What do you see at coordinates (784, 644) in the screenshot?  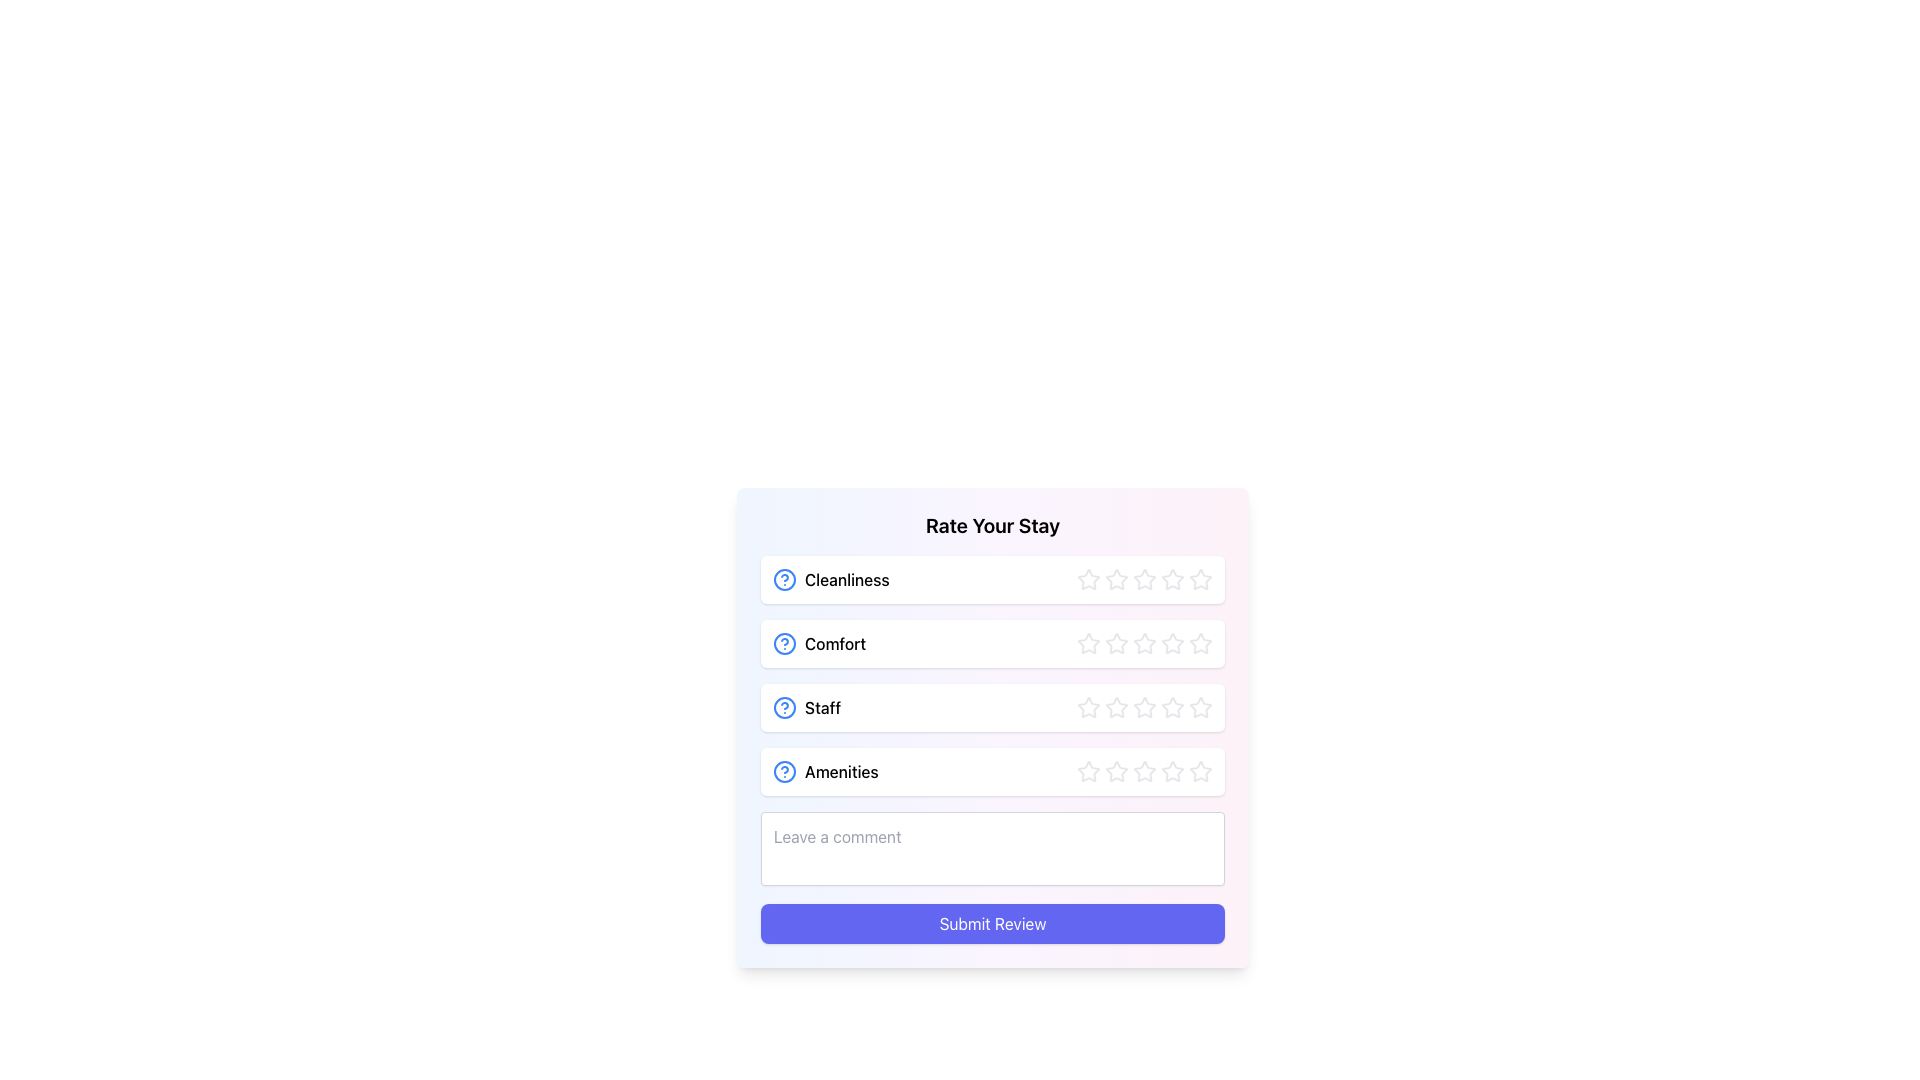 I see `the question mark icon that provides additional information related to the 'Comfort' category in the review form` at bounding box center [784, 644].